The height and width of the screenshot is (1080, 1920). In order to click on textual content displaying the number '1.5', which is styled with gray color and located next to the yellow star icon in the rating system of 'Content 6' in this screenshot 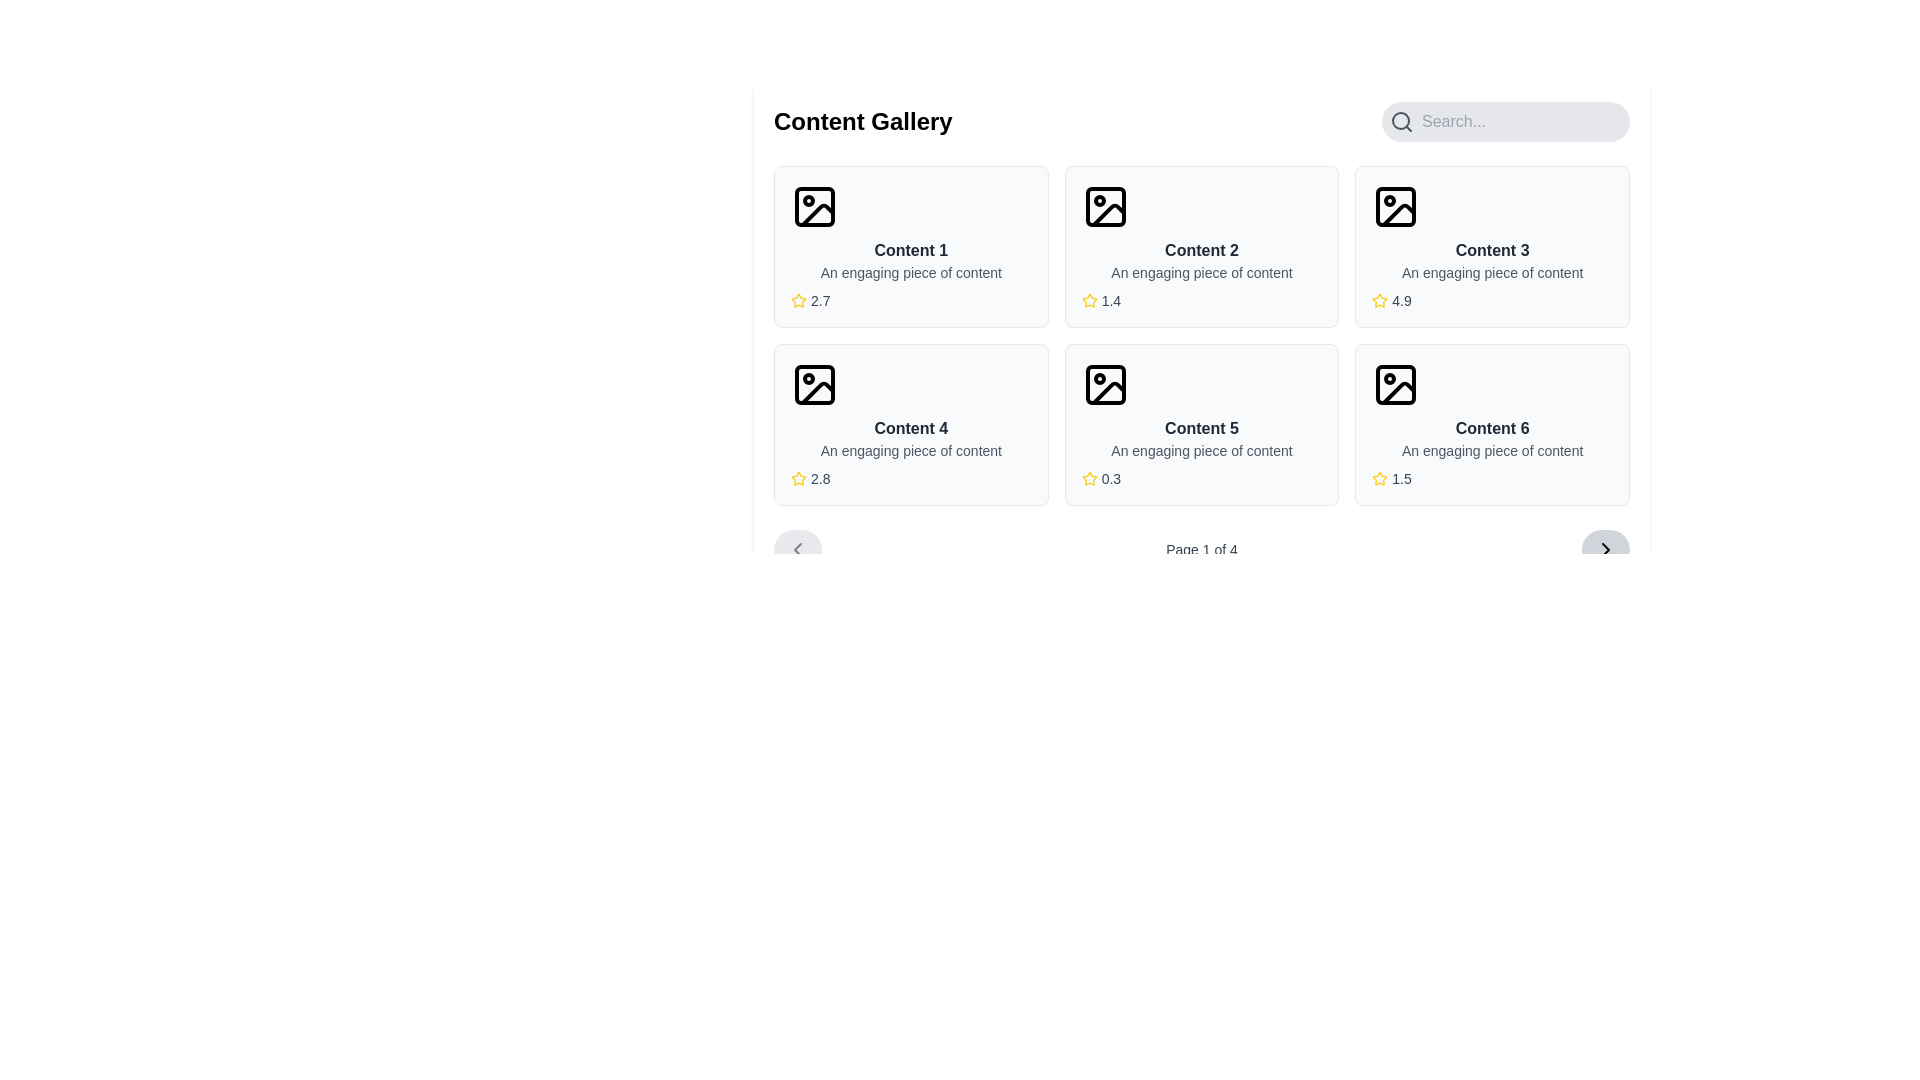, I will do `click(1400, 478)`.